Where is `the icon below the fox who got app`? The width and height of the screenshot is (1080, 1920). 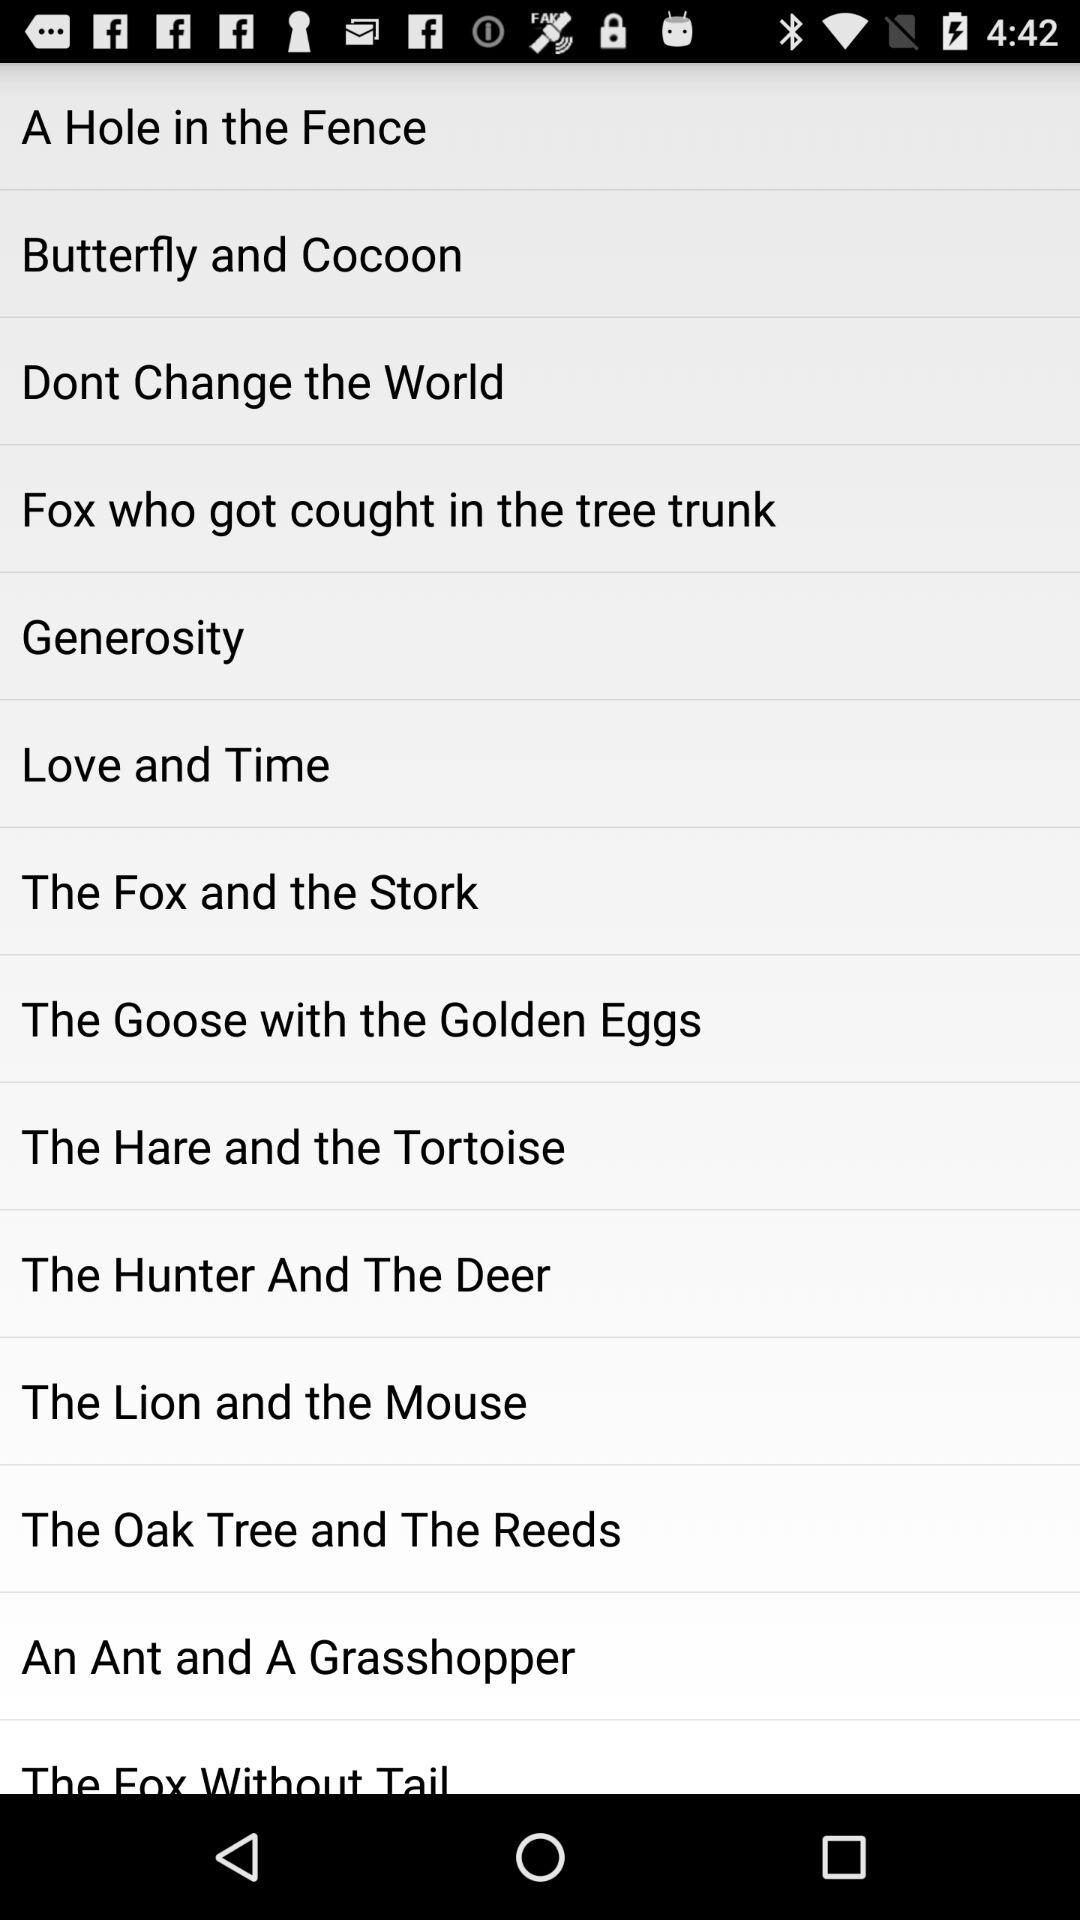
the icon below the fox who got app is located at coordinates (540, 634).